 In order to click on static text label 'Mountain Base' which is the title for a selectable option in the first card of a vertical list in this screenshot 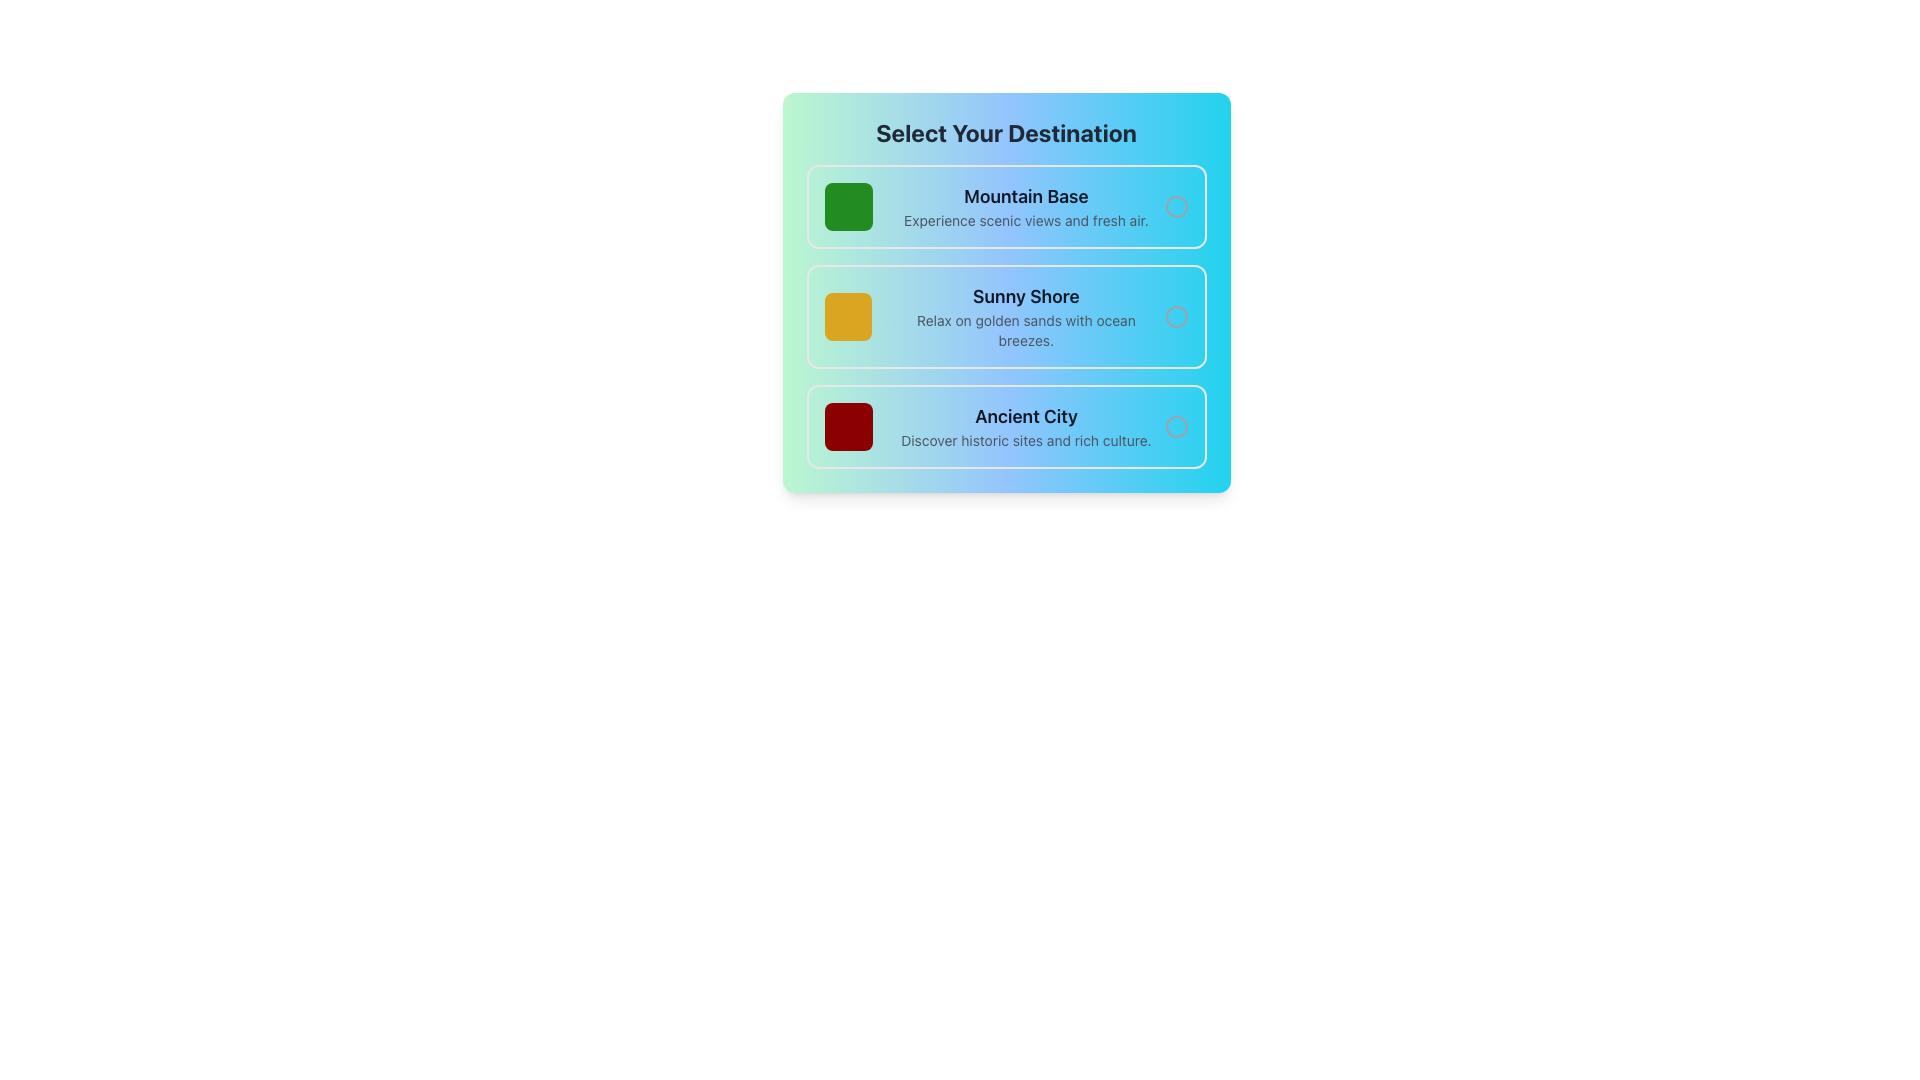, I will do `click(1026, 196)`.